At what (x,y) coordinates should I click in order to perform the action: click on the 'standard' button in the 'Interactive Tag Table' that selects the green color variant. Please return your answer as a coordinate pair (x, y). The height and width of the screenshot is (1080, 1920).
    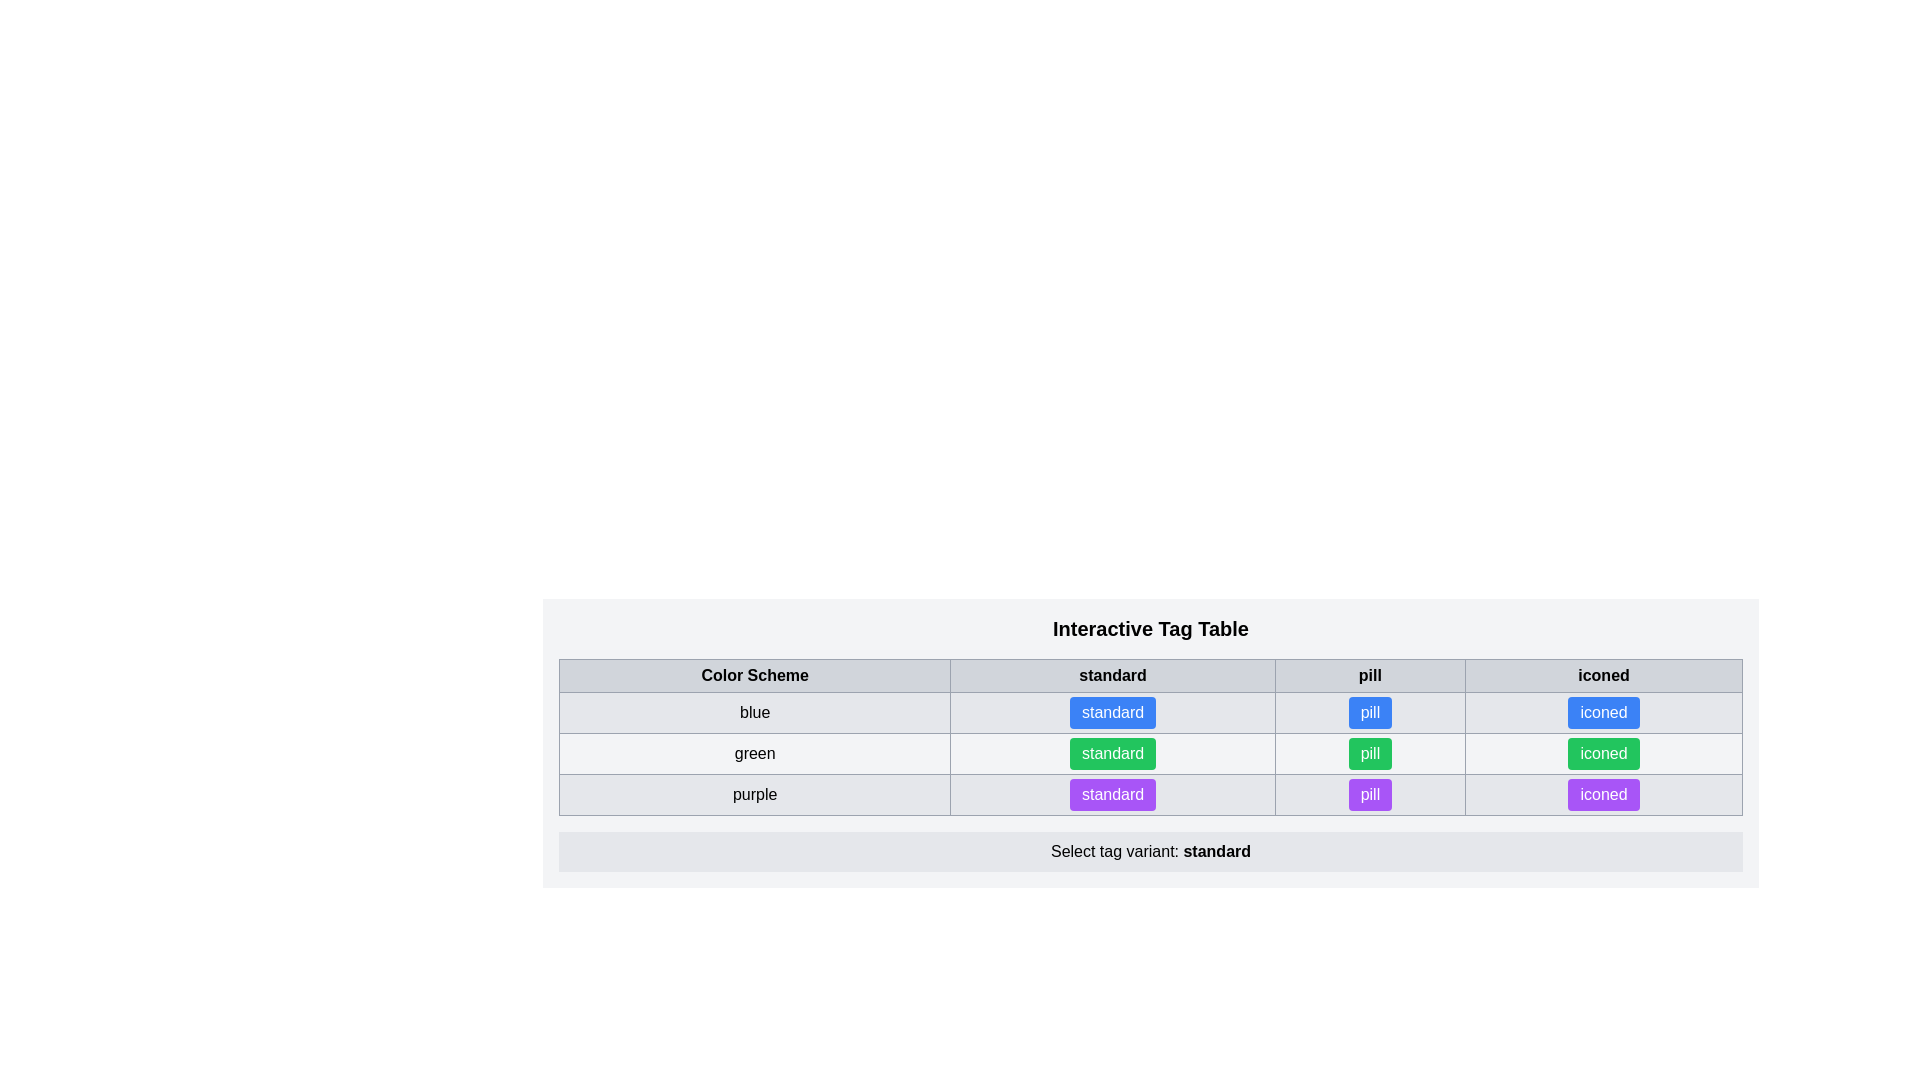
    Looking at the image, I should click on (1112, 753).